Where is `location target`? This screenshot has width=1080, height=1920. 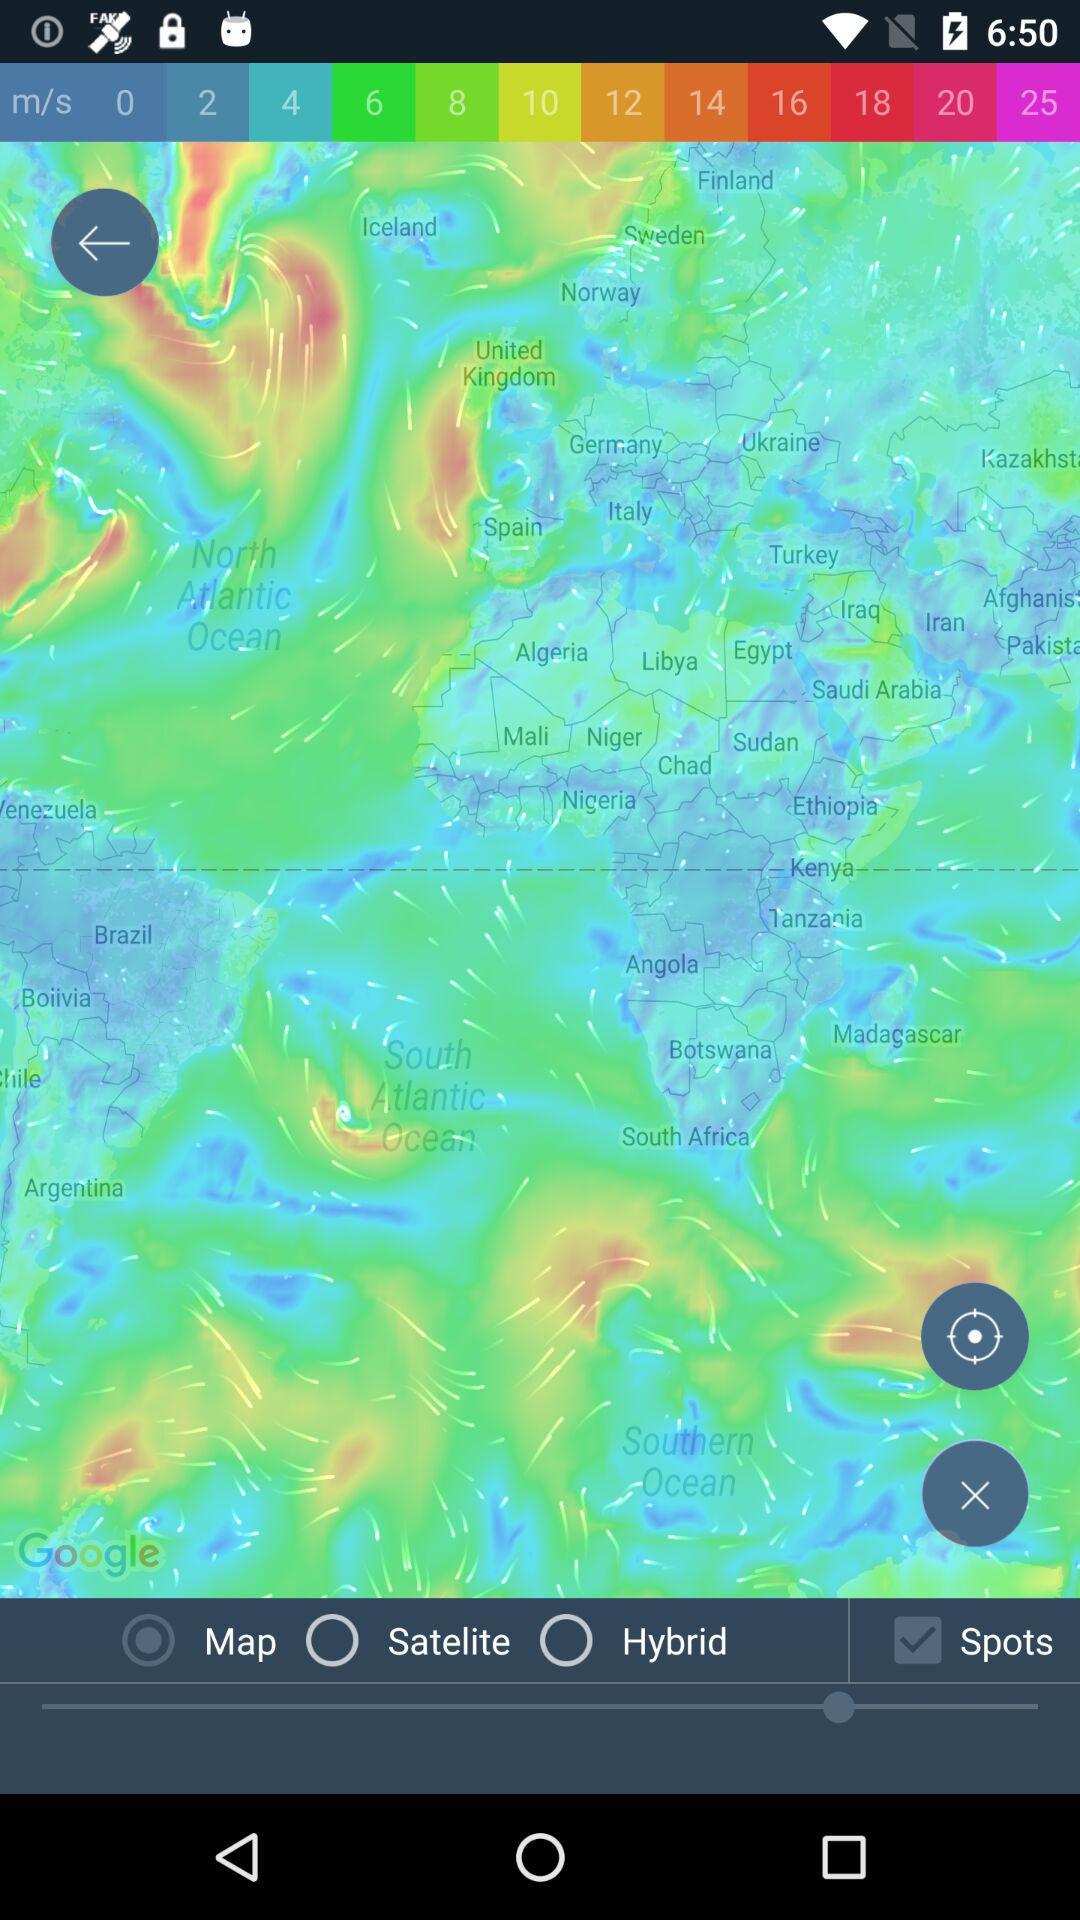
location target is located at coordinates (974, 1340).